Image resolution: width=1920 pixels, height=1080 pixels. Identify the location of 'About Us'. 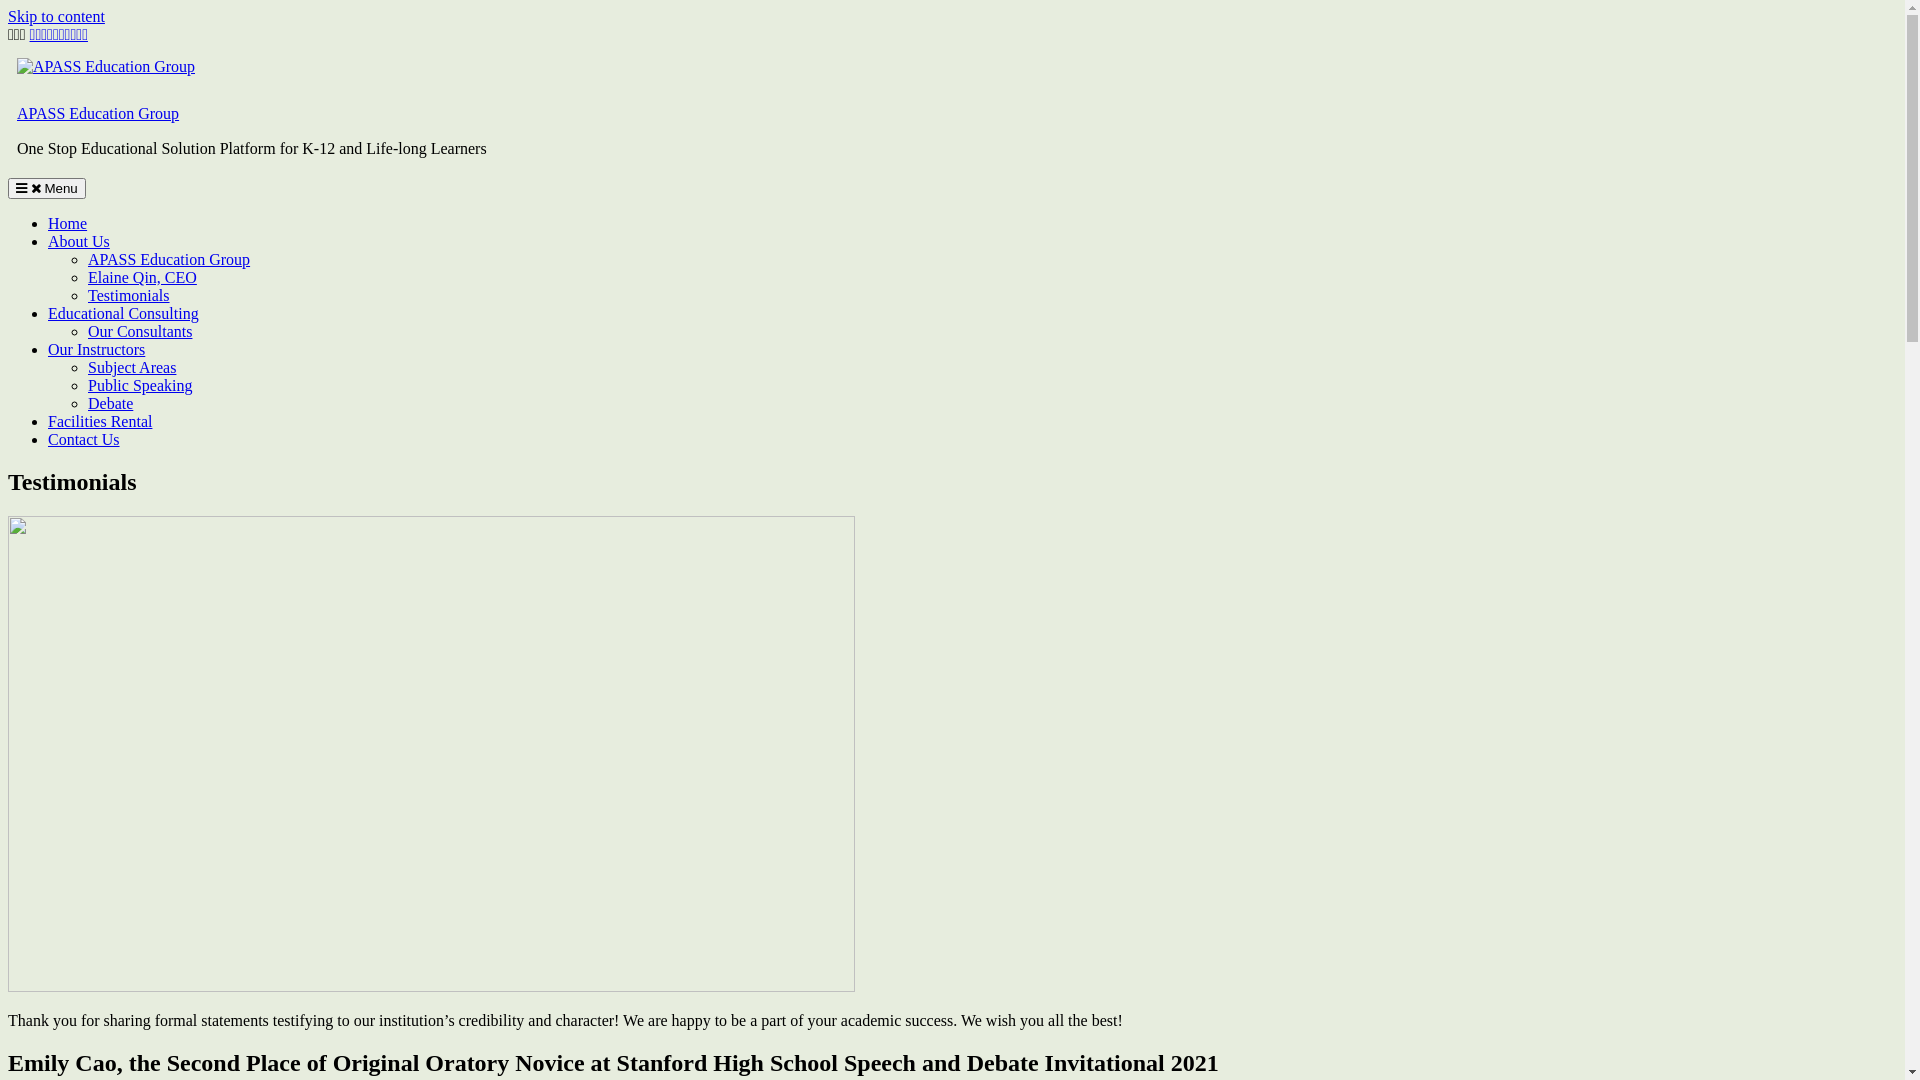
(78, 240).